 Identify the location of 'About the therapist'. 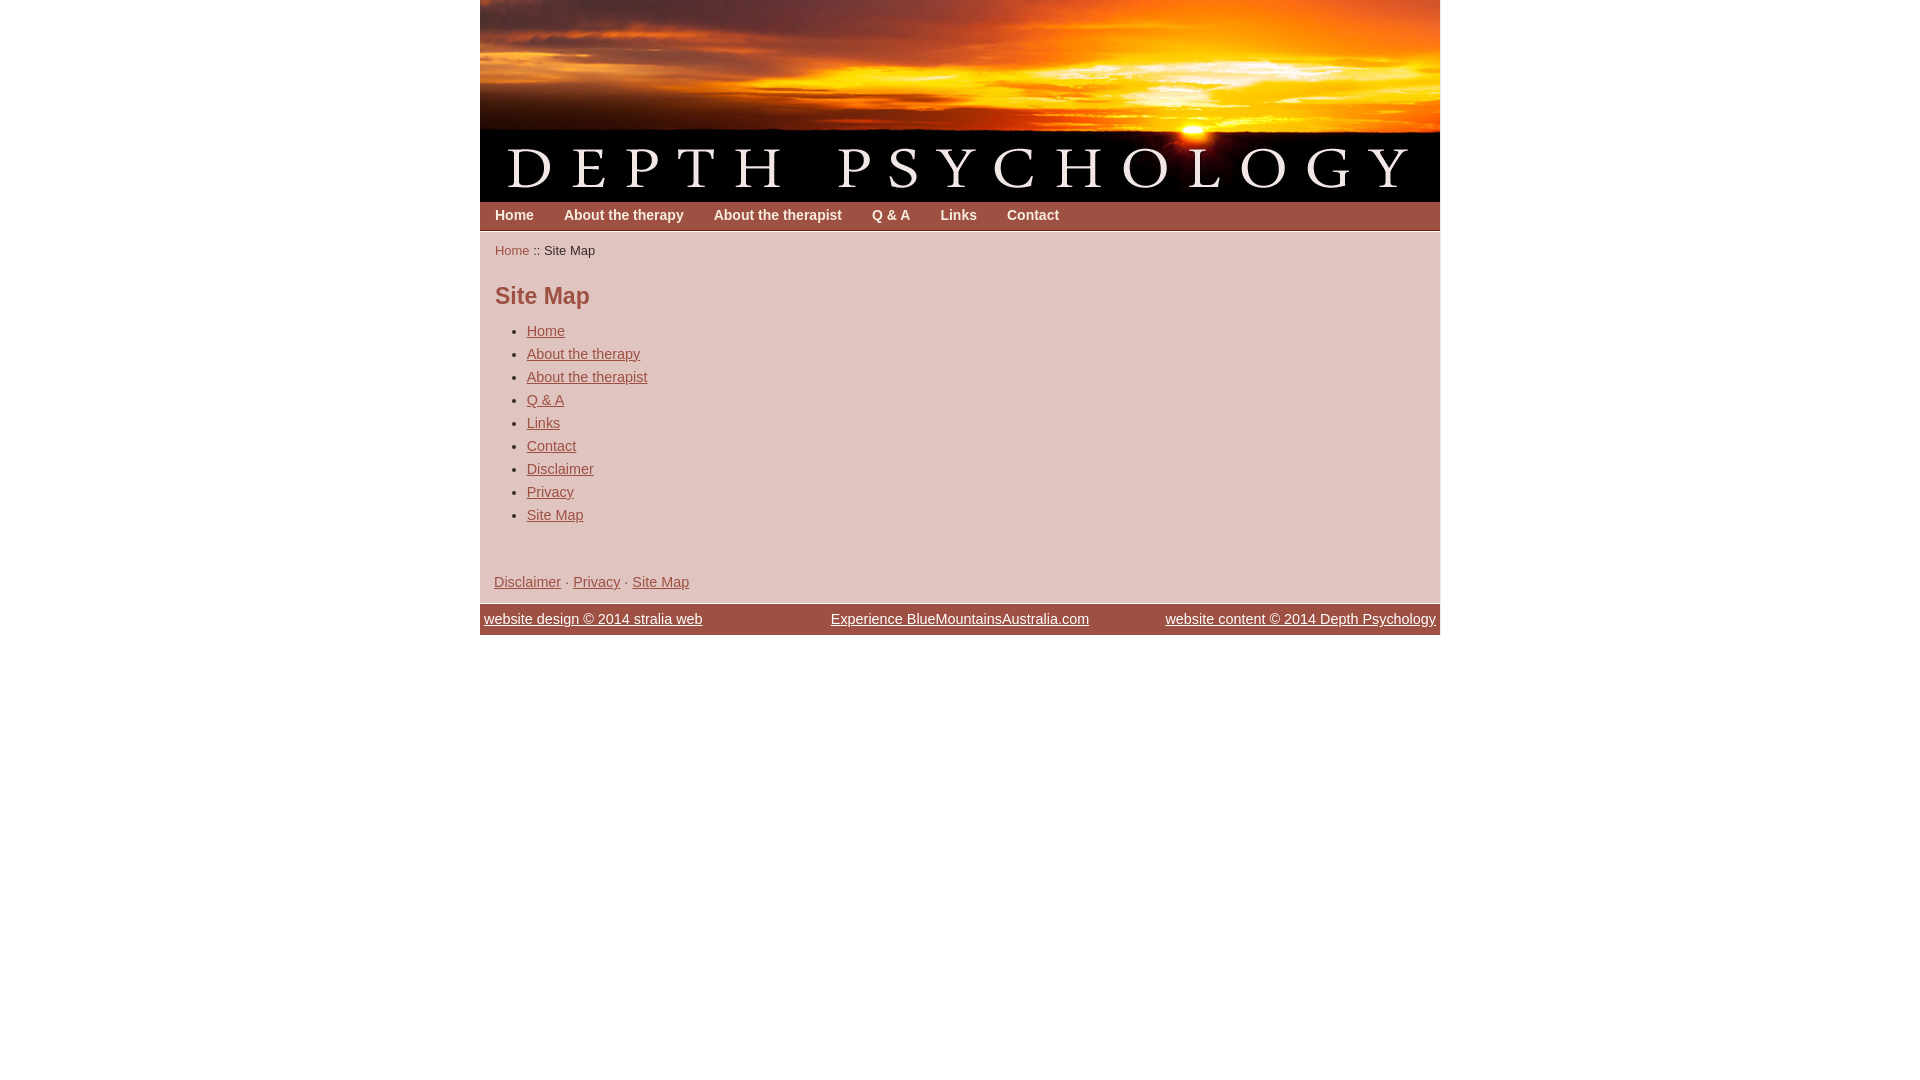
(586, 377).